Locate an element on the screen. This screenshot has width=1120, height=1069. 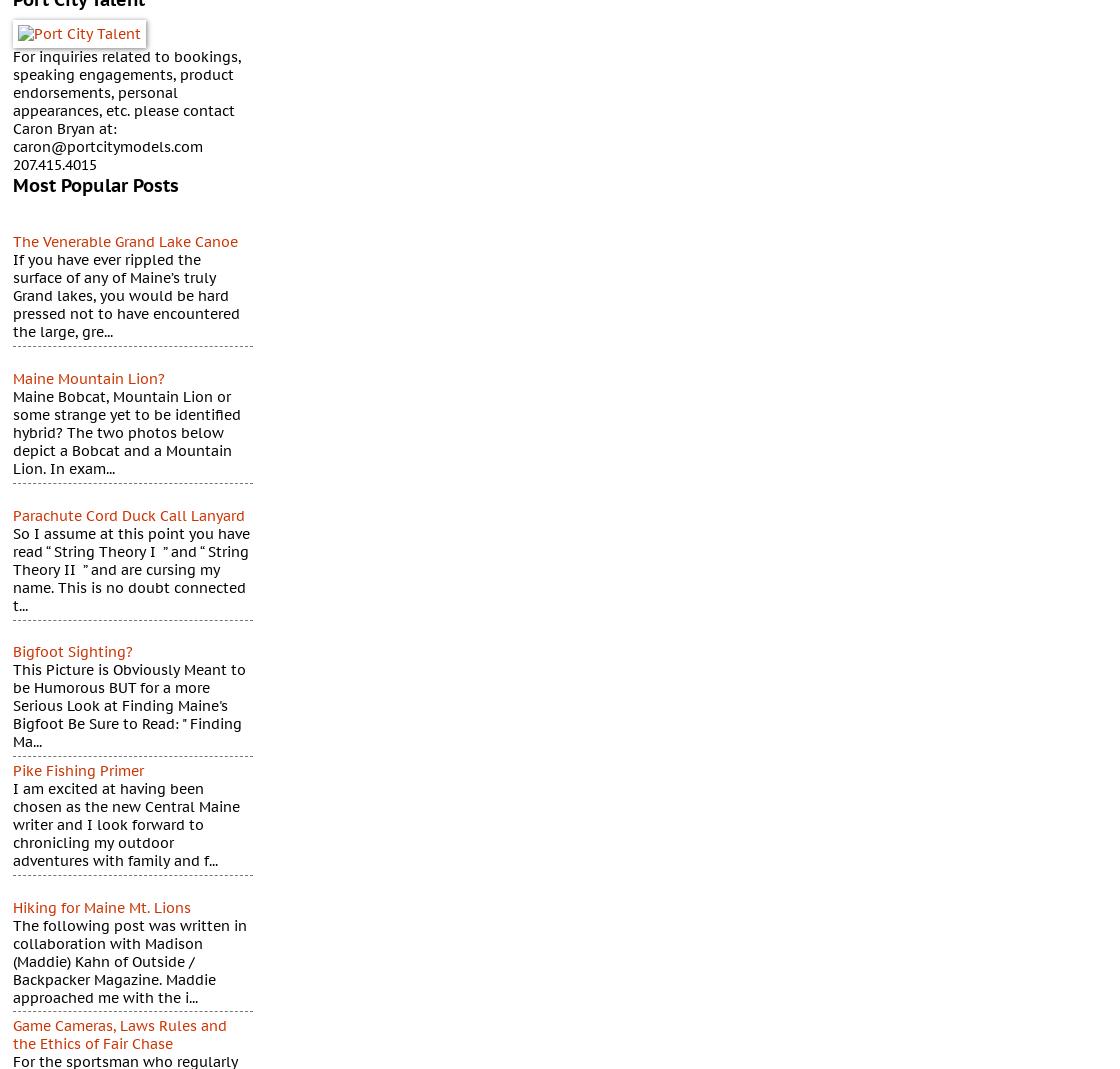
'The following post was written in collaboration with Madison (Maddie) Kahn of Outside / Backpacker Magazine. Maddie approached me with the i...' is located at coordinates (130, 960).